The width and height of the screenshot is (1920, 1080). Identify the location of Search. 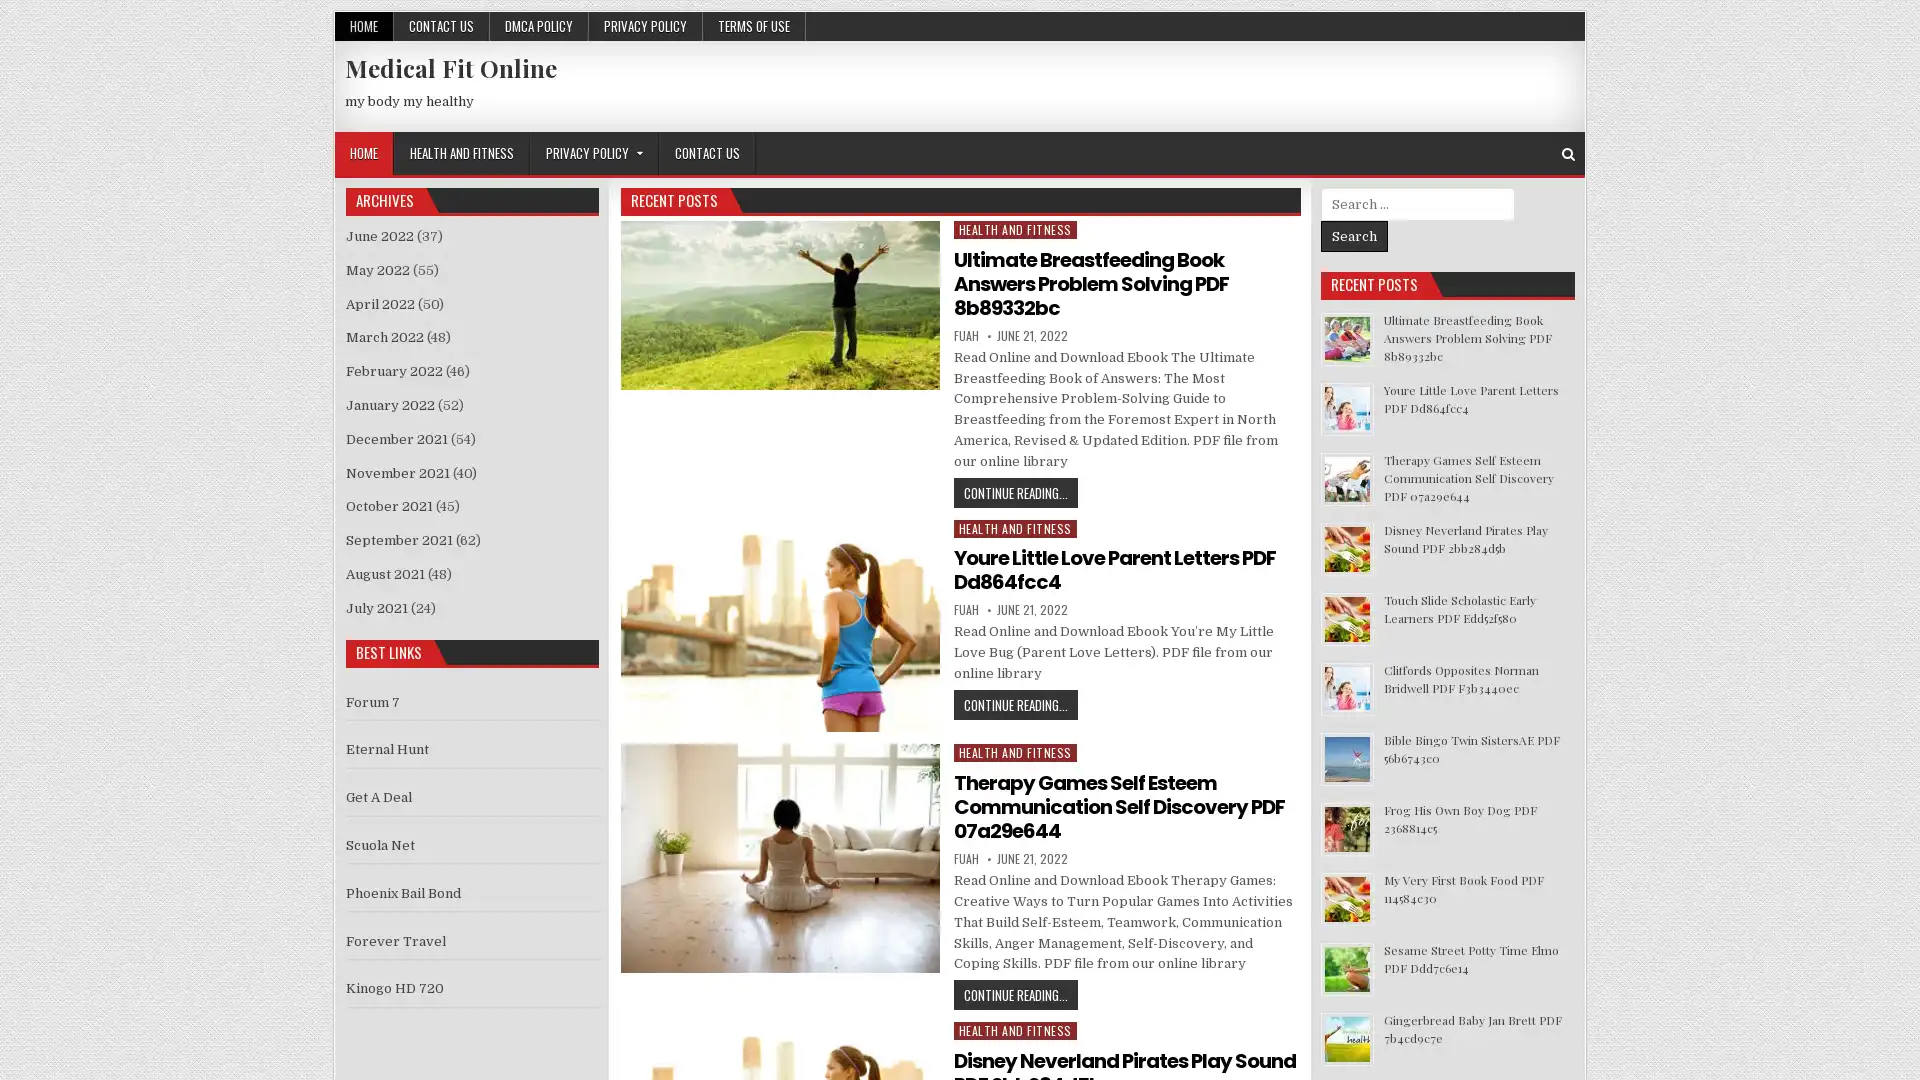
(1354, 235).